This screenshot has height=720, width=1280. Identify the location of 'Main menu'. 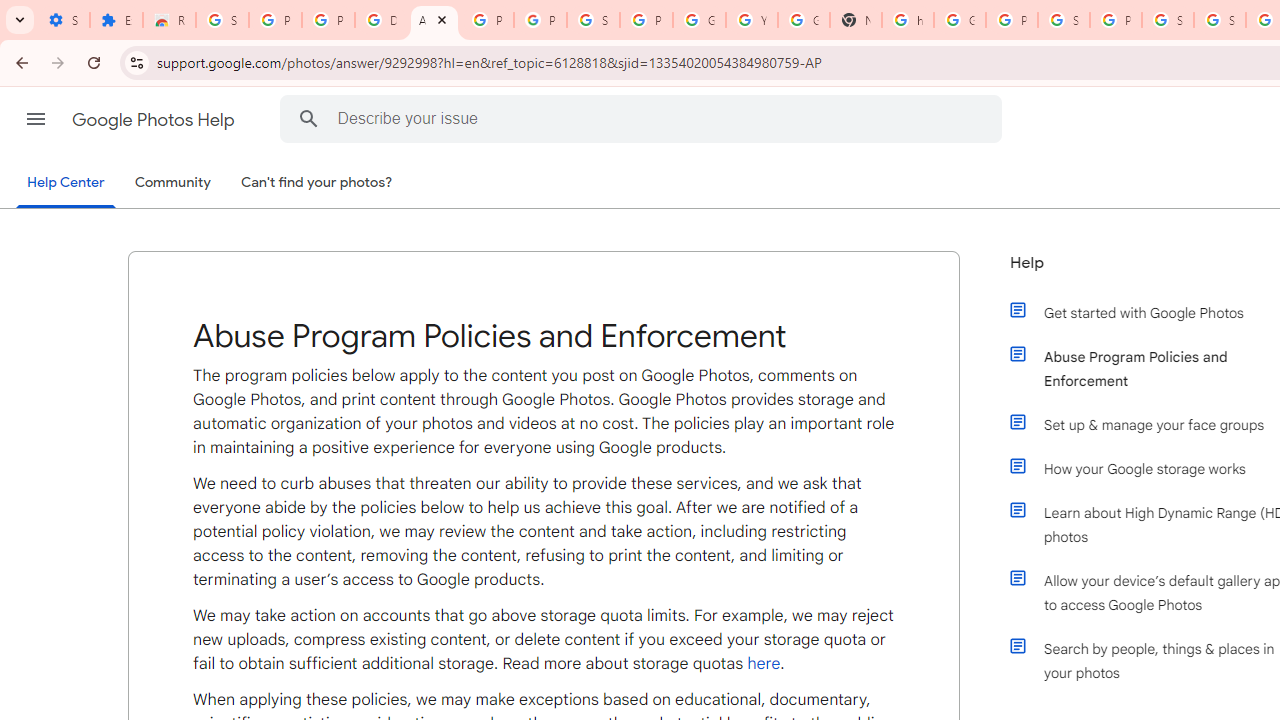
(35, 119).